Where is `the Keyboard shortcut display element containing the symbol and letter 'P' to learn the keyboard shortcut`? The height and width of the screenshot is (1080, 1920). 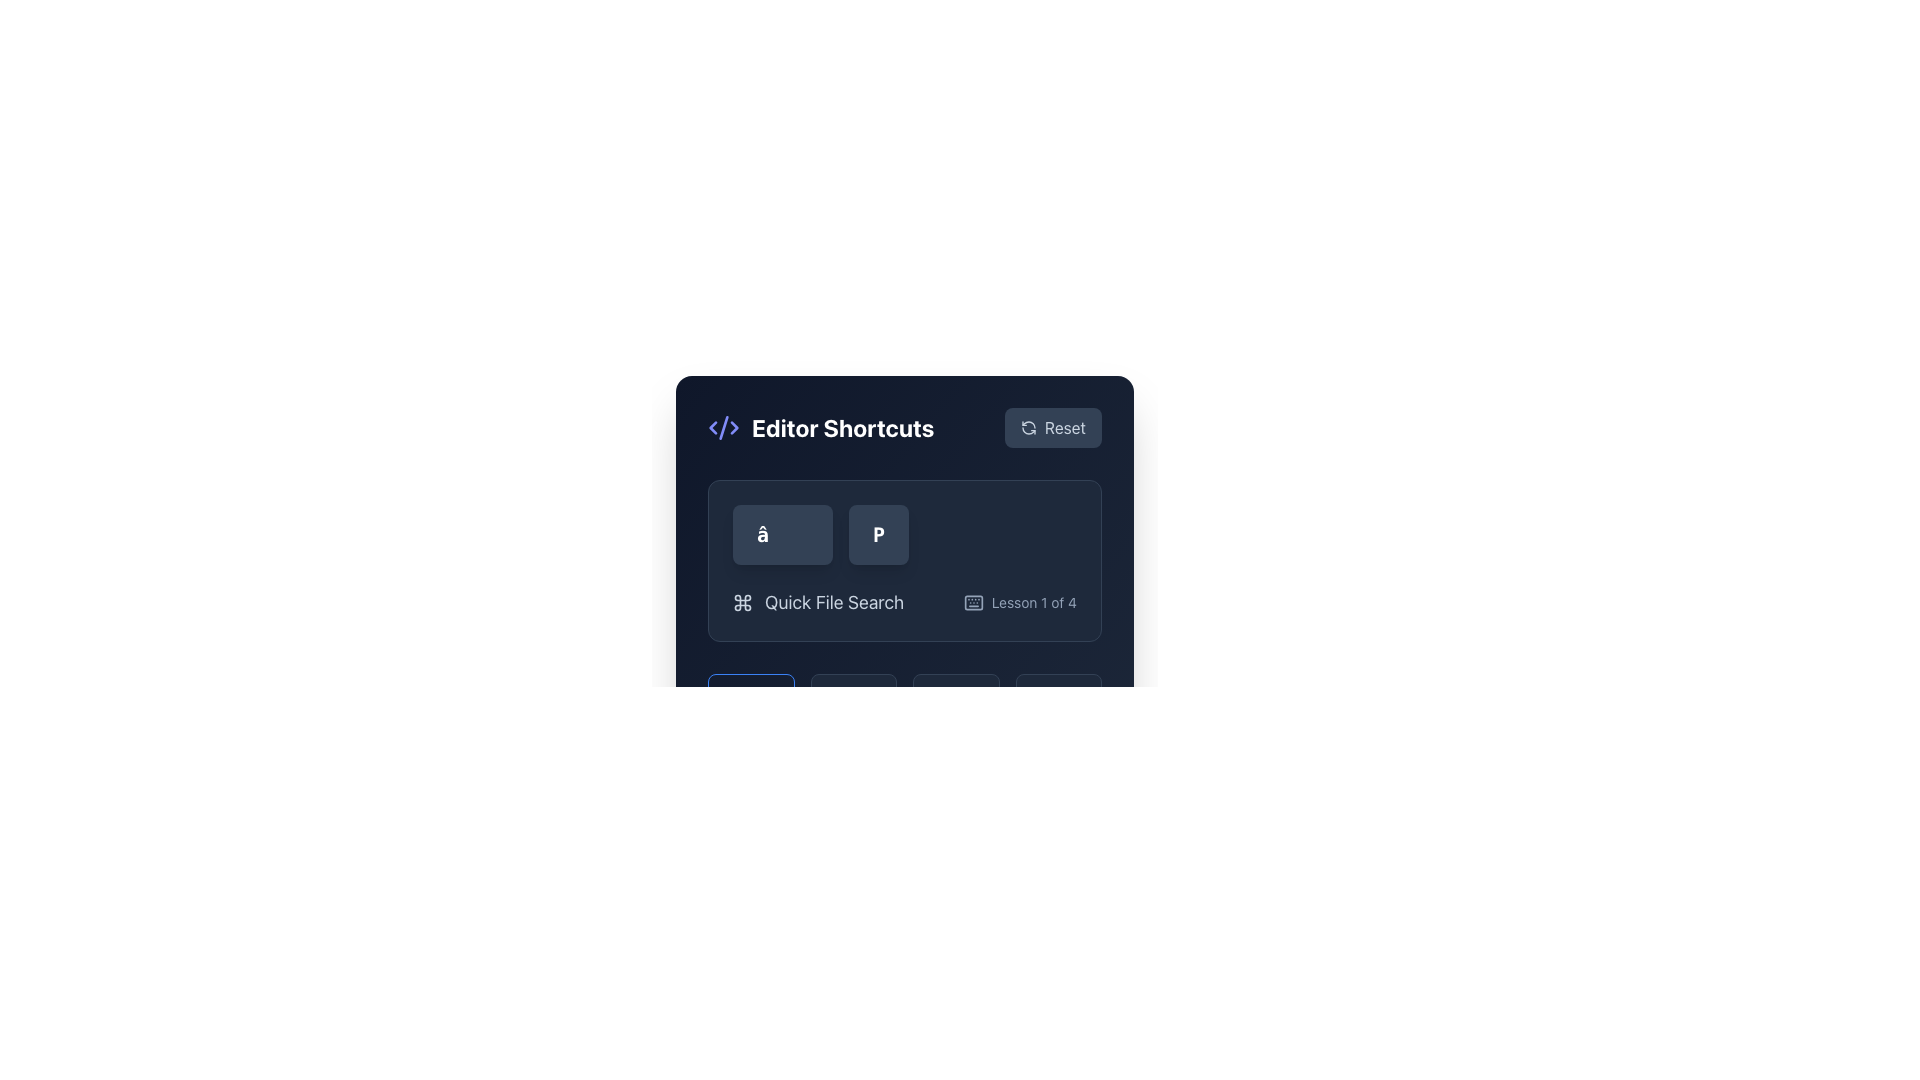
the Keyboard shortcut display element containing the symbol and letter 'P' to learn the keyboard shortcut is located at coordinates (904, 534).